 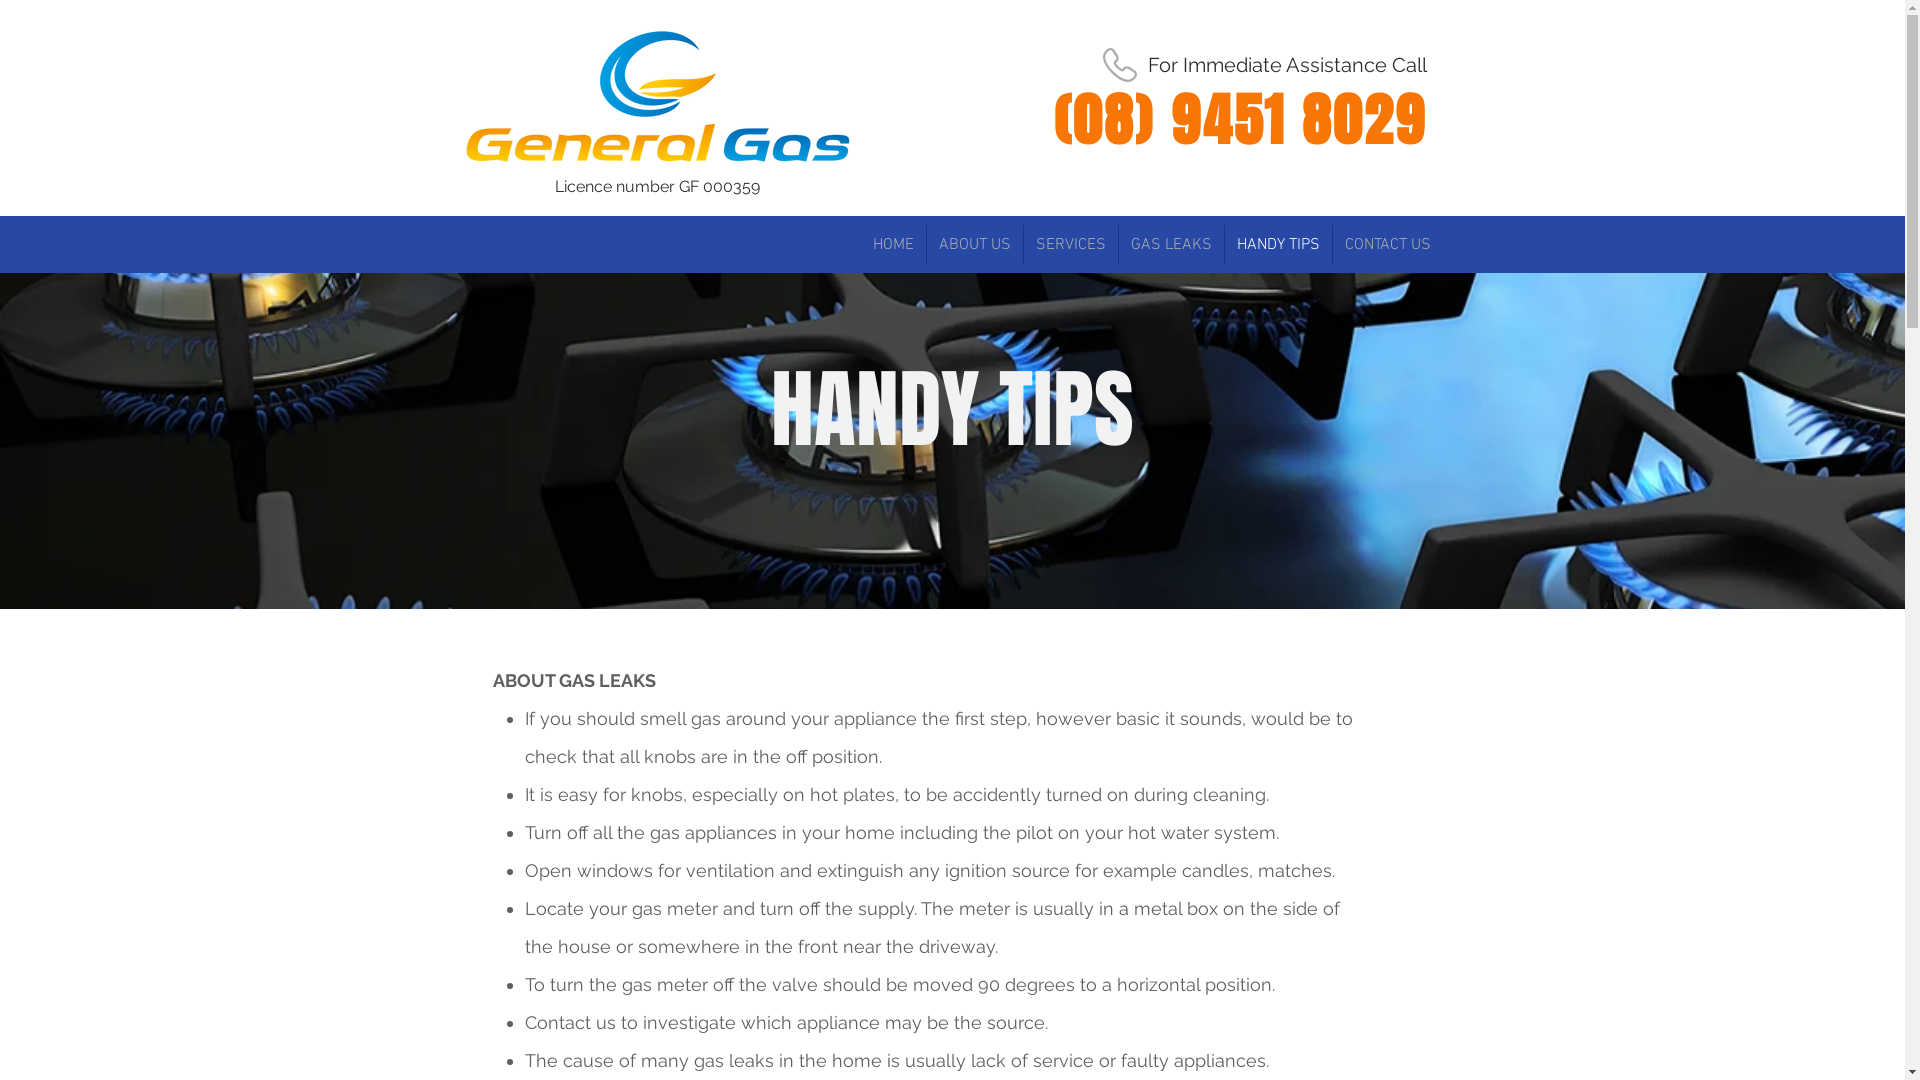 I want to click on 'ABOUT US', so click(x=974, y=244).